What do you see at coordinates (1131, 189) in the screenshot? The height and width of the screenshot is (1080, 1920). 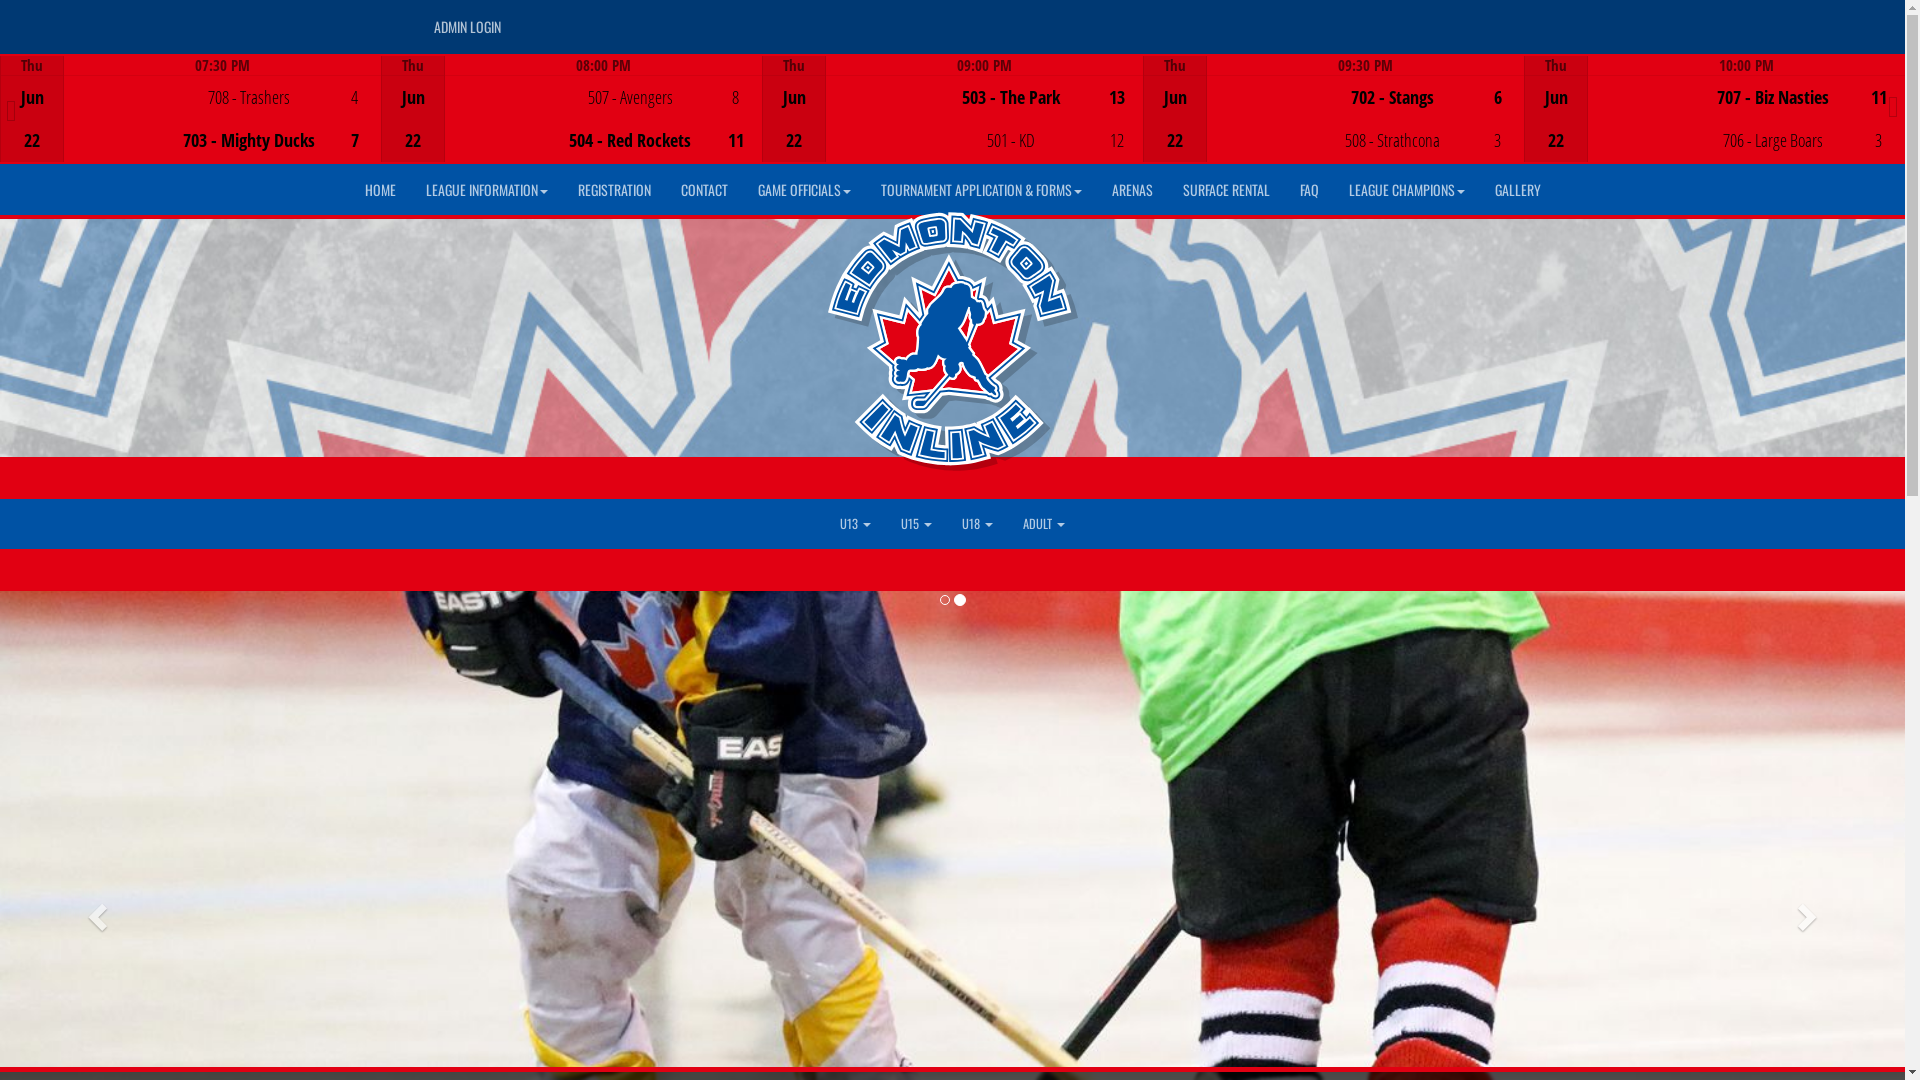 I see `'ARENAS'` at bounding box center [1131, 189].